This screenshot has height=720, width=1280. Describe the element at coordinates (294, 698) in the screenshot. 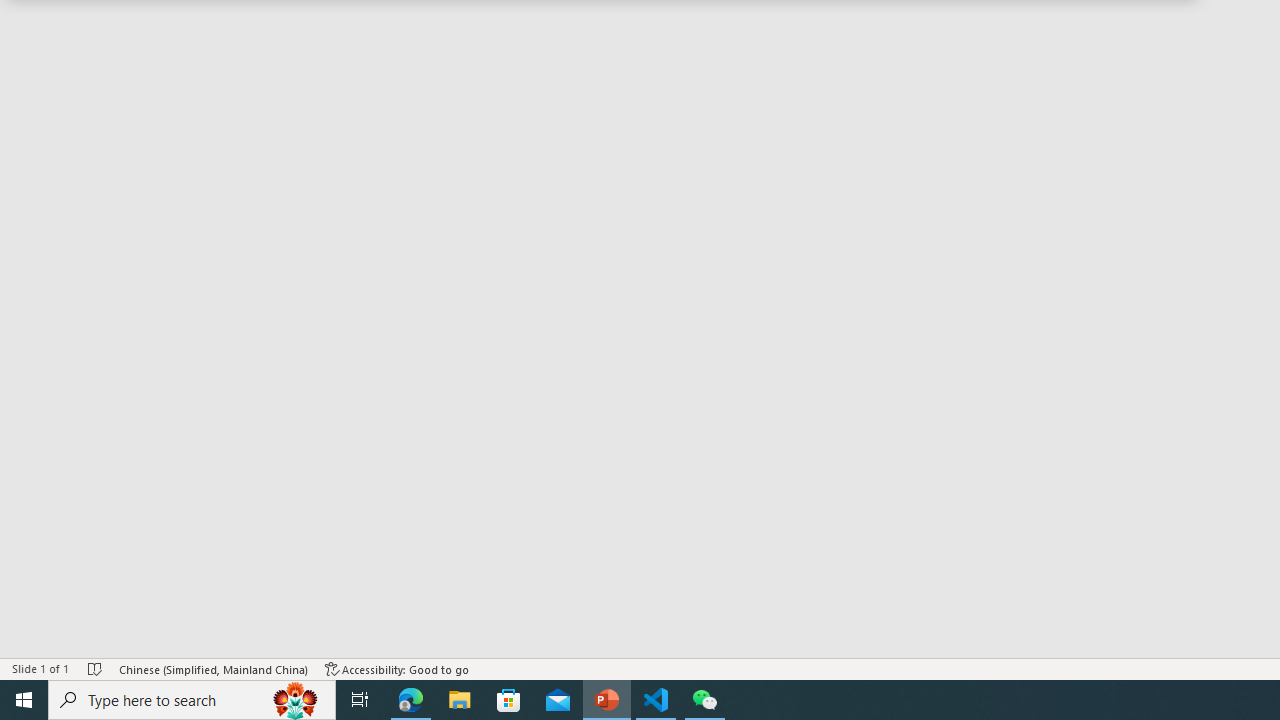

I see `'Search highlights icon opens search home window'` at that location.